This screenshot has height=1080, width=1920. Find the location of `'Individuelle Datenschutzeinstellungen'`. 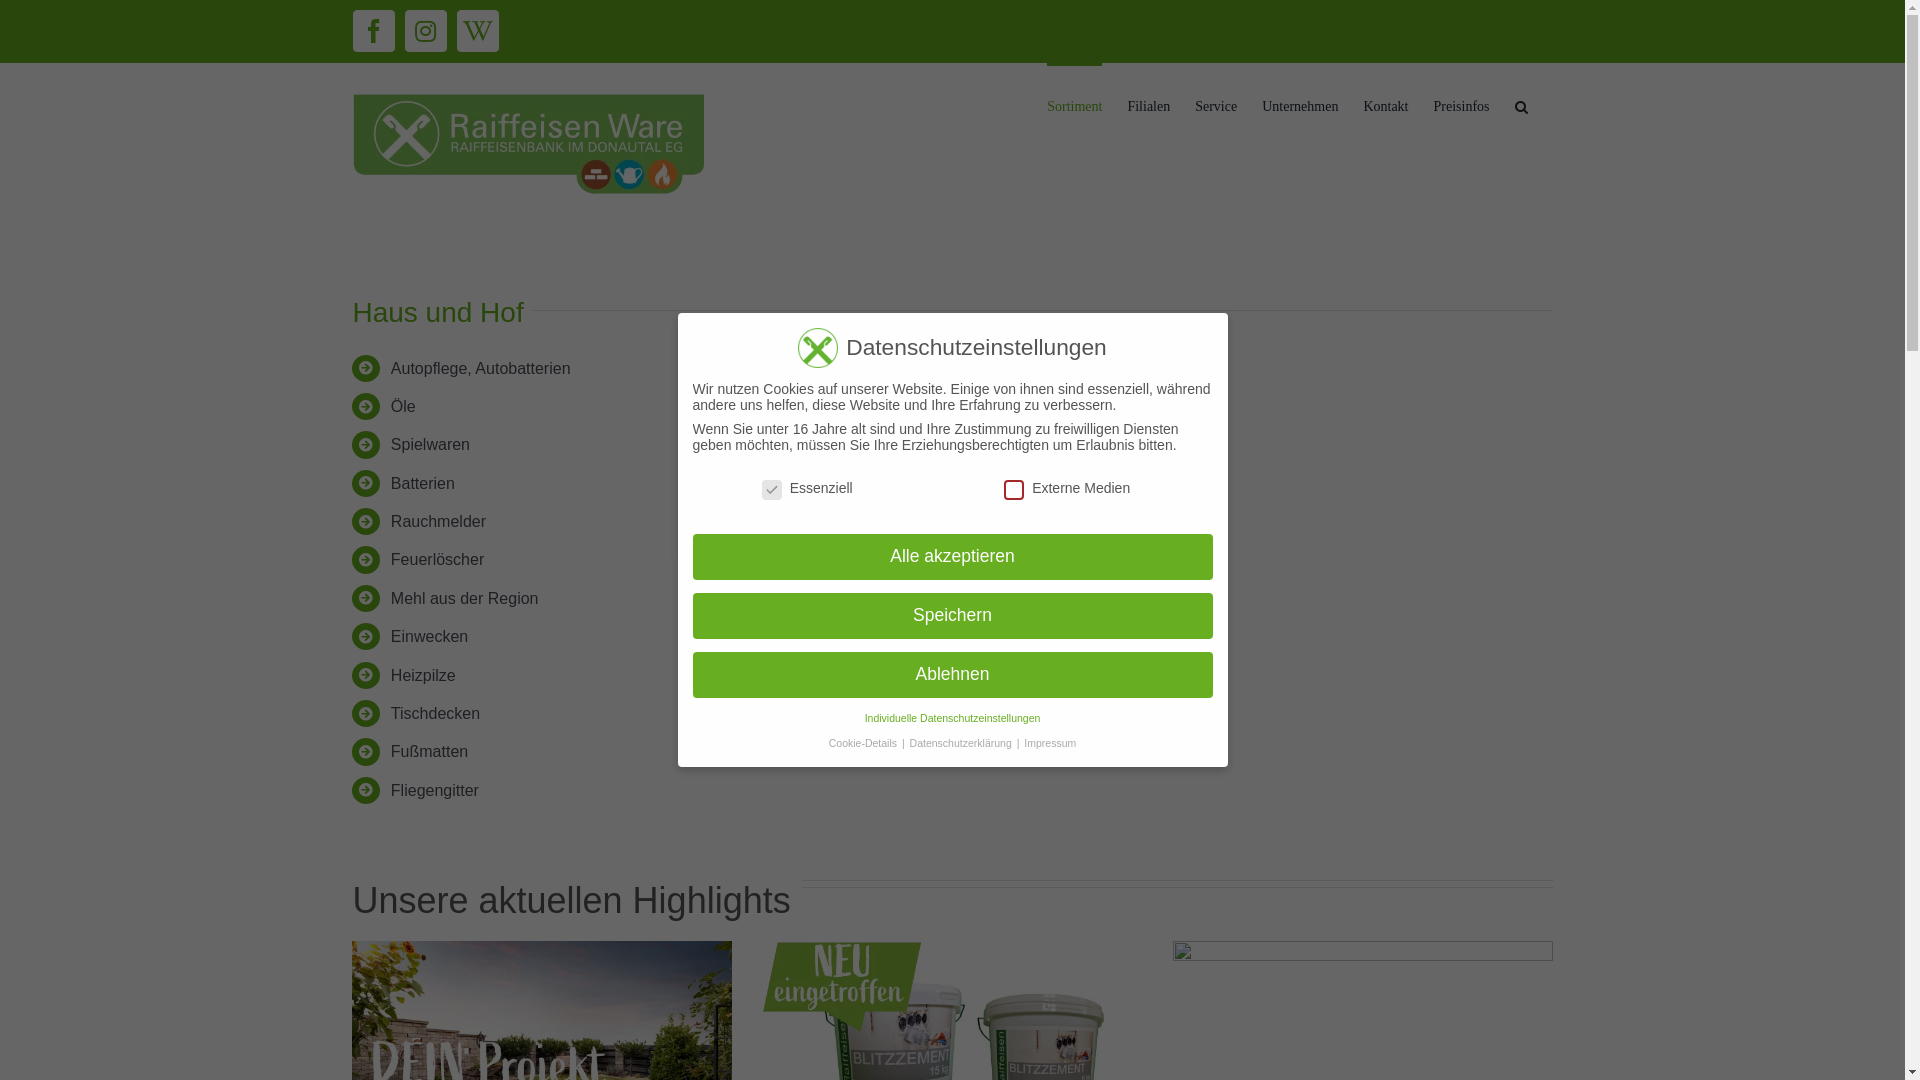

'Individuelle Datenschutzeinstellungen' is located at coordinates (952, 716).